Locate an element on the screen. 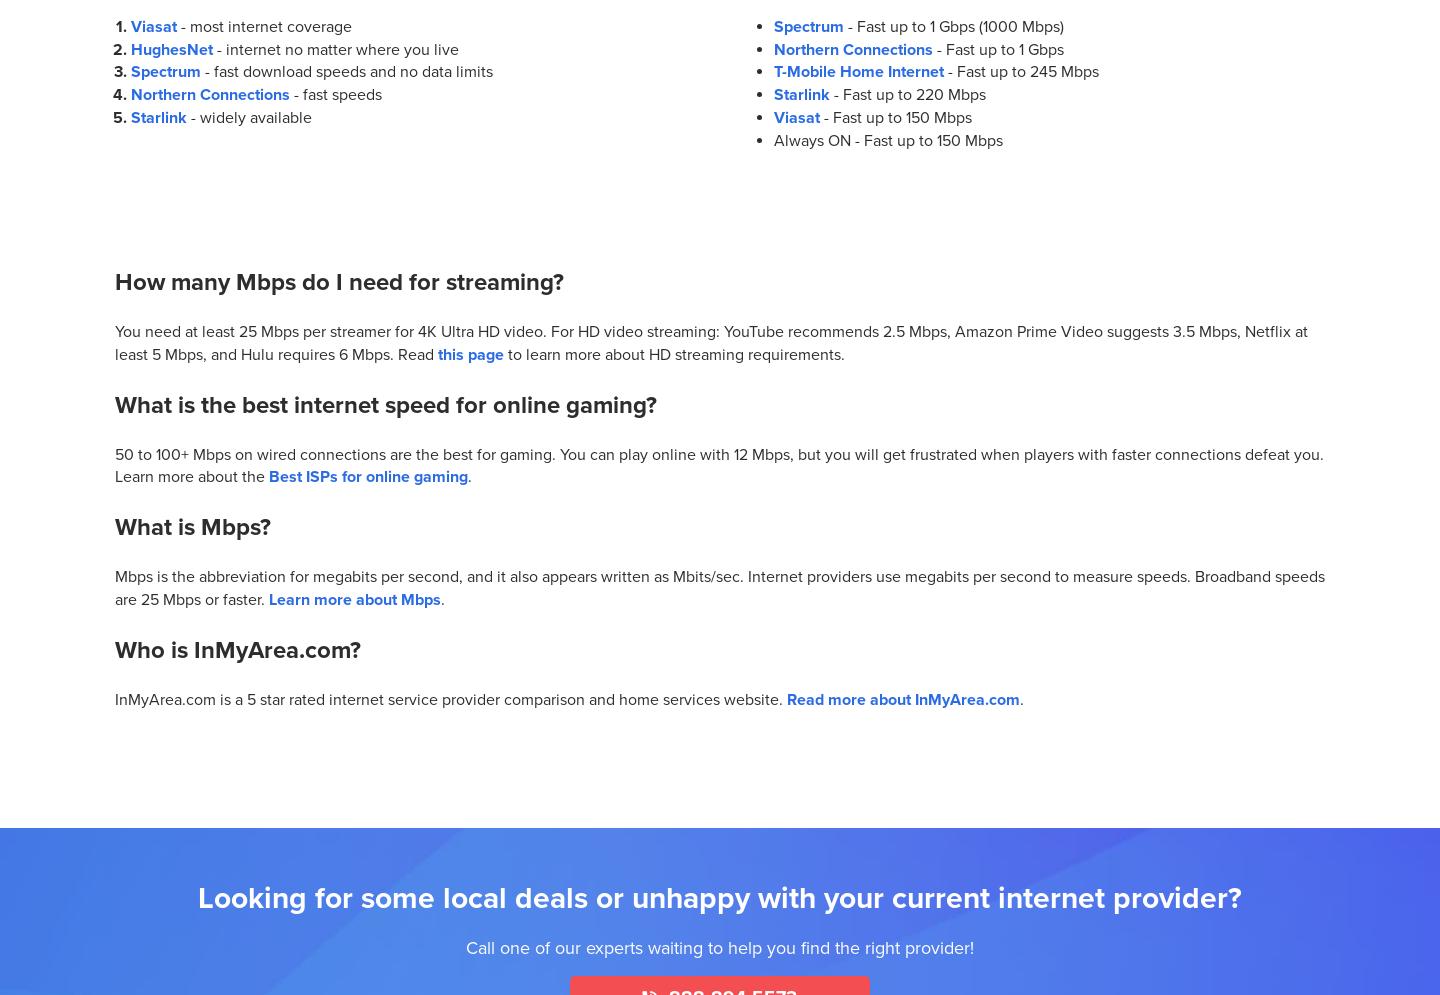  'Learn more about Mbps' is located at coordinates (354, 598).